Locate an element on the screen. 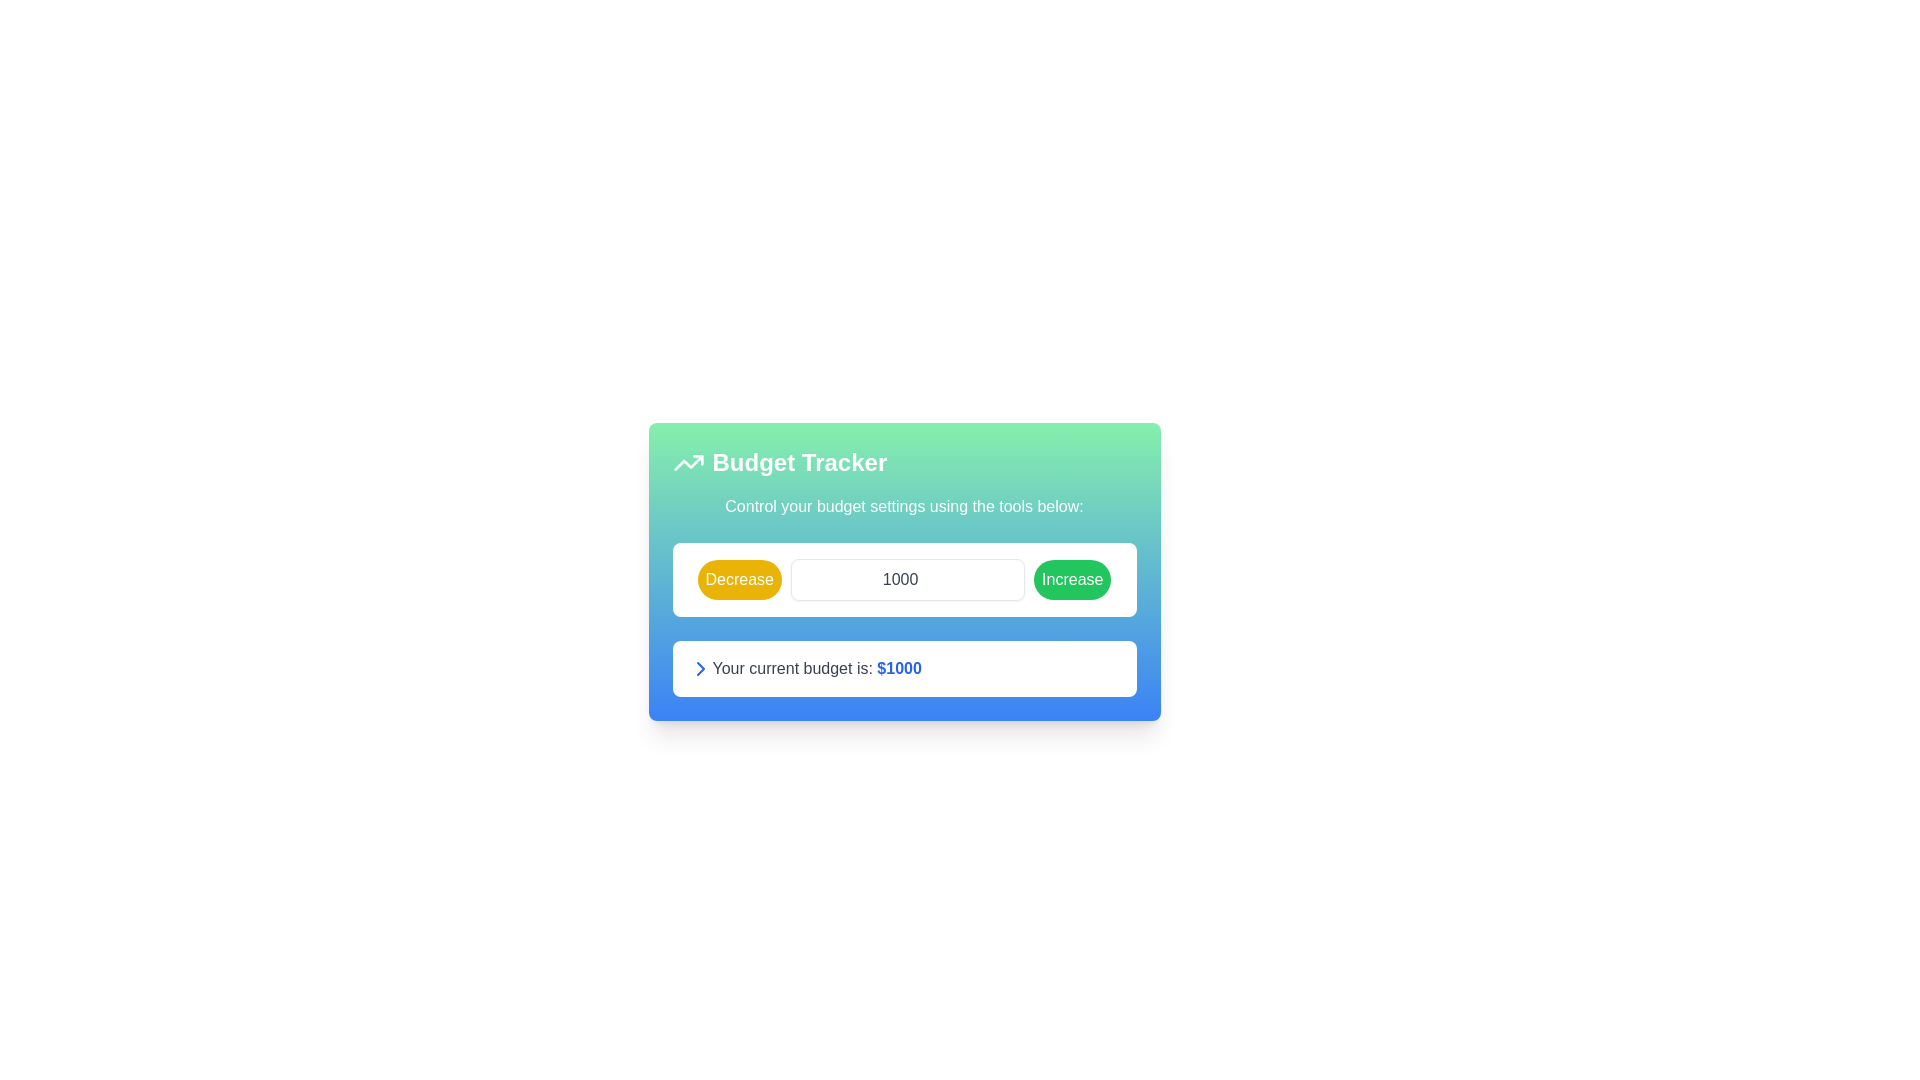 This screenshot has width=1920, height=1080. the decorative icon located inside a white background box at the bottom of the interface, to the left of the text 'Your current budget is: $1000' is located at coordinates (700, 668).